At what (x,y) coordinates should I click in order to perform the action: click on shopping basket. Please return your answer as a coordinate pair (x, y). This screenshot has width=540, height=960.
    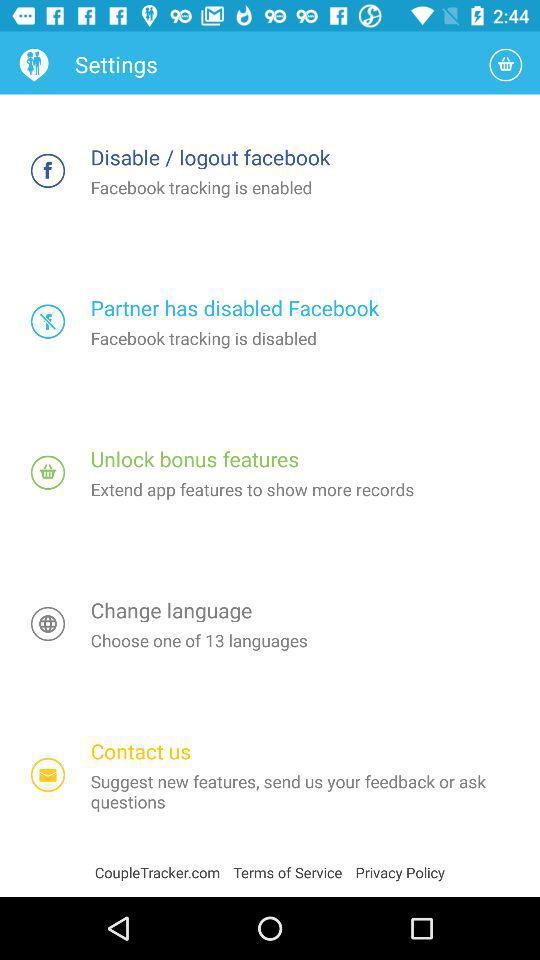
    Looking at the image, I should click on (504, 65).